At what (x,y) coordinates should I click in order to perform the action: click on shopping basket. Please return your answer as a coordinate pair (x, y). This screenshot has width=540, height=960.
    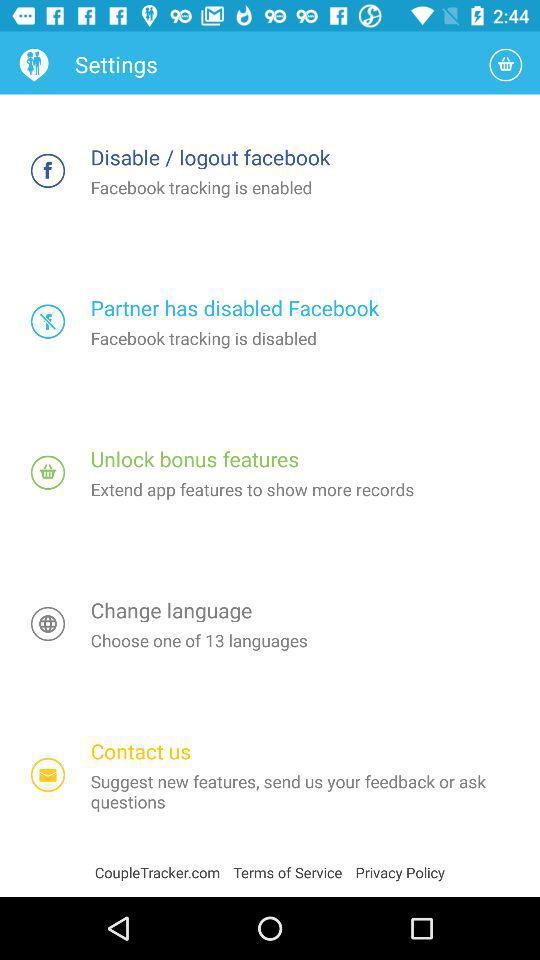
    Looking at the image, I should click on (504, 65).